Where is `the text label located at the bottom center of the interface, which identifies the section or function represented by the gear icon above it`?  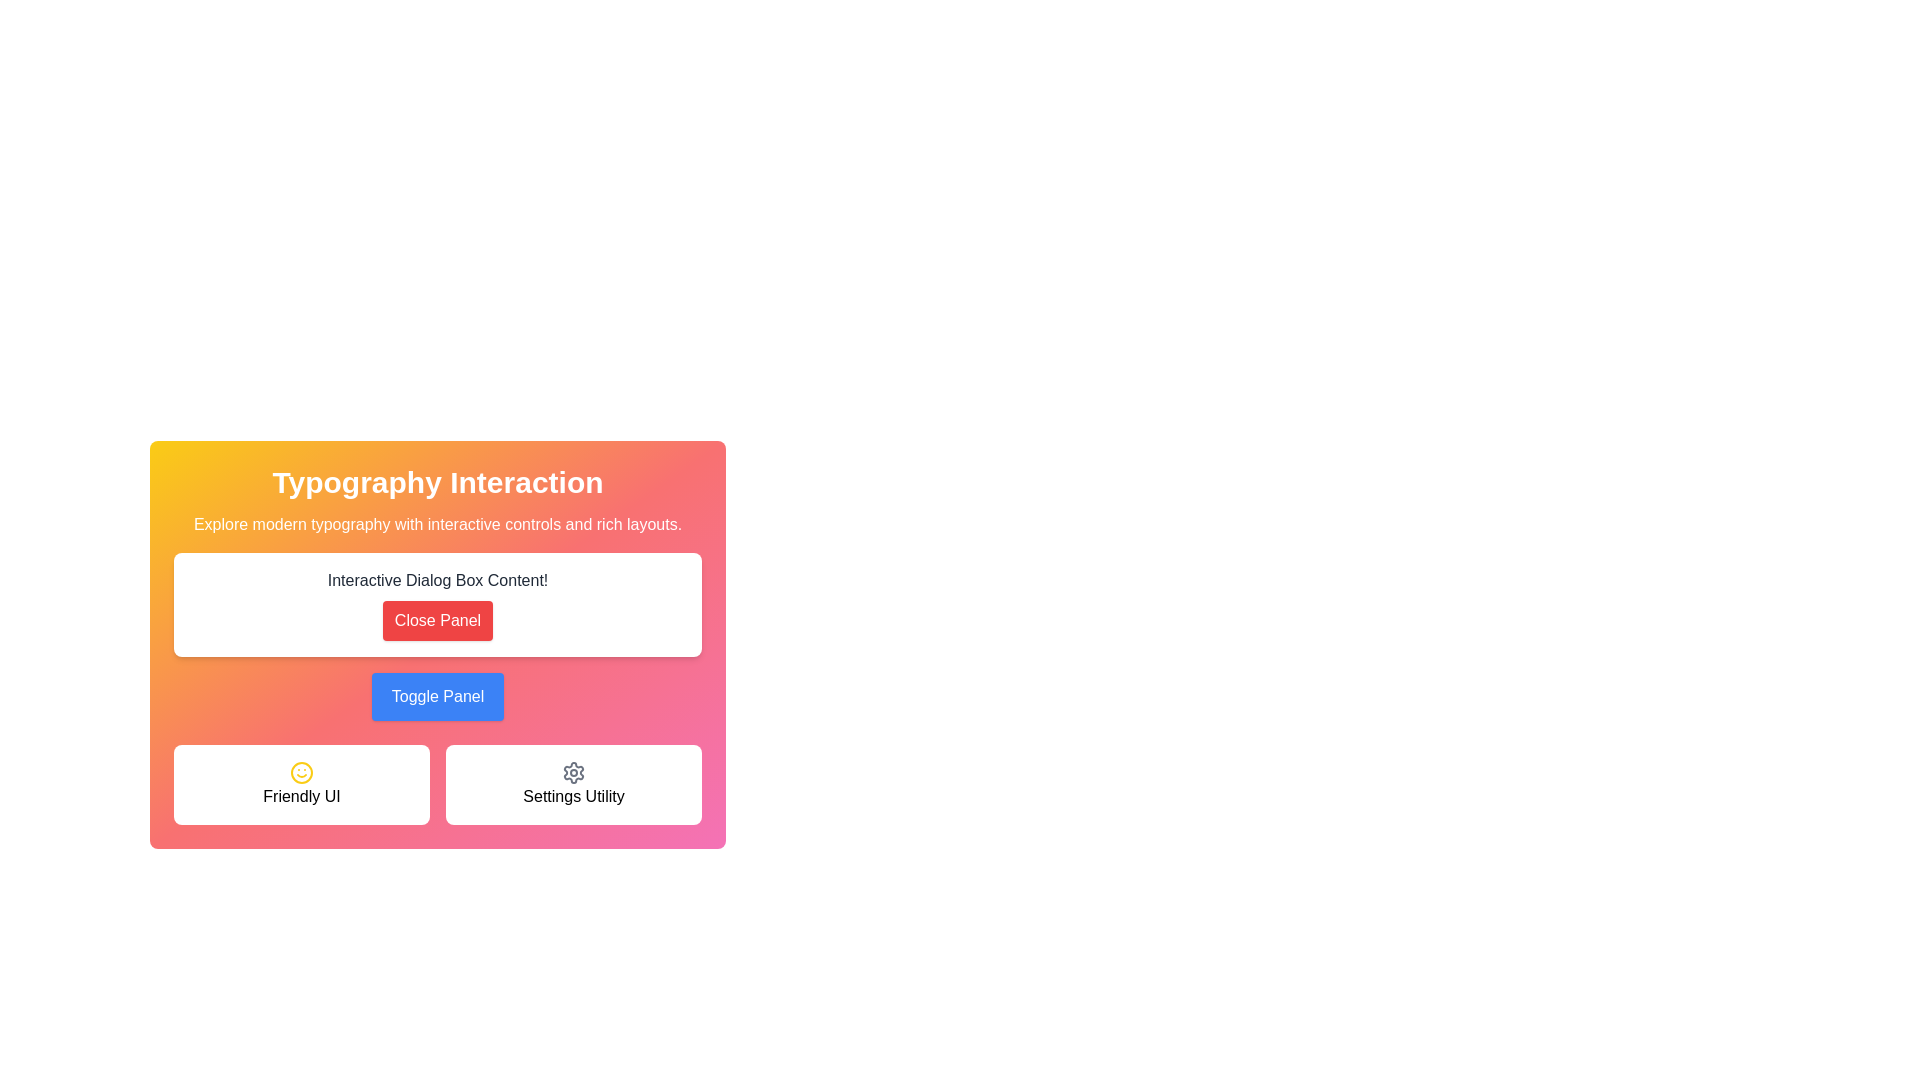 the text label located at the bottom center of the interface, which identifies the section or function represented by the gear icon above it is located at coordinates (573, 796).